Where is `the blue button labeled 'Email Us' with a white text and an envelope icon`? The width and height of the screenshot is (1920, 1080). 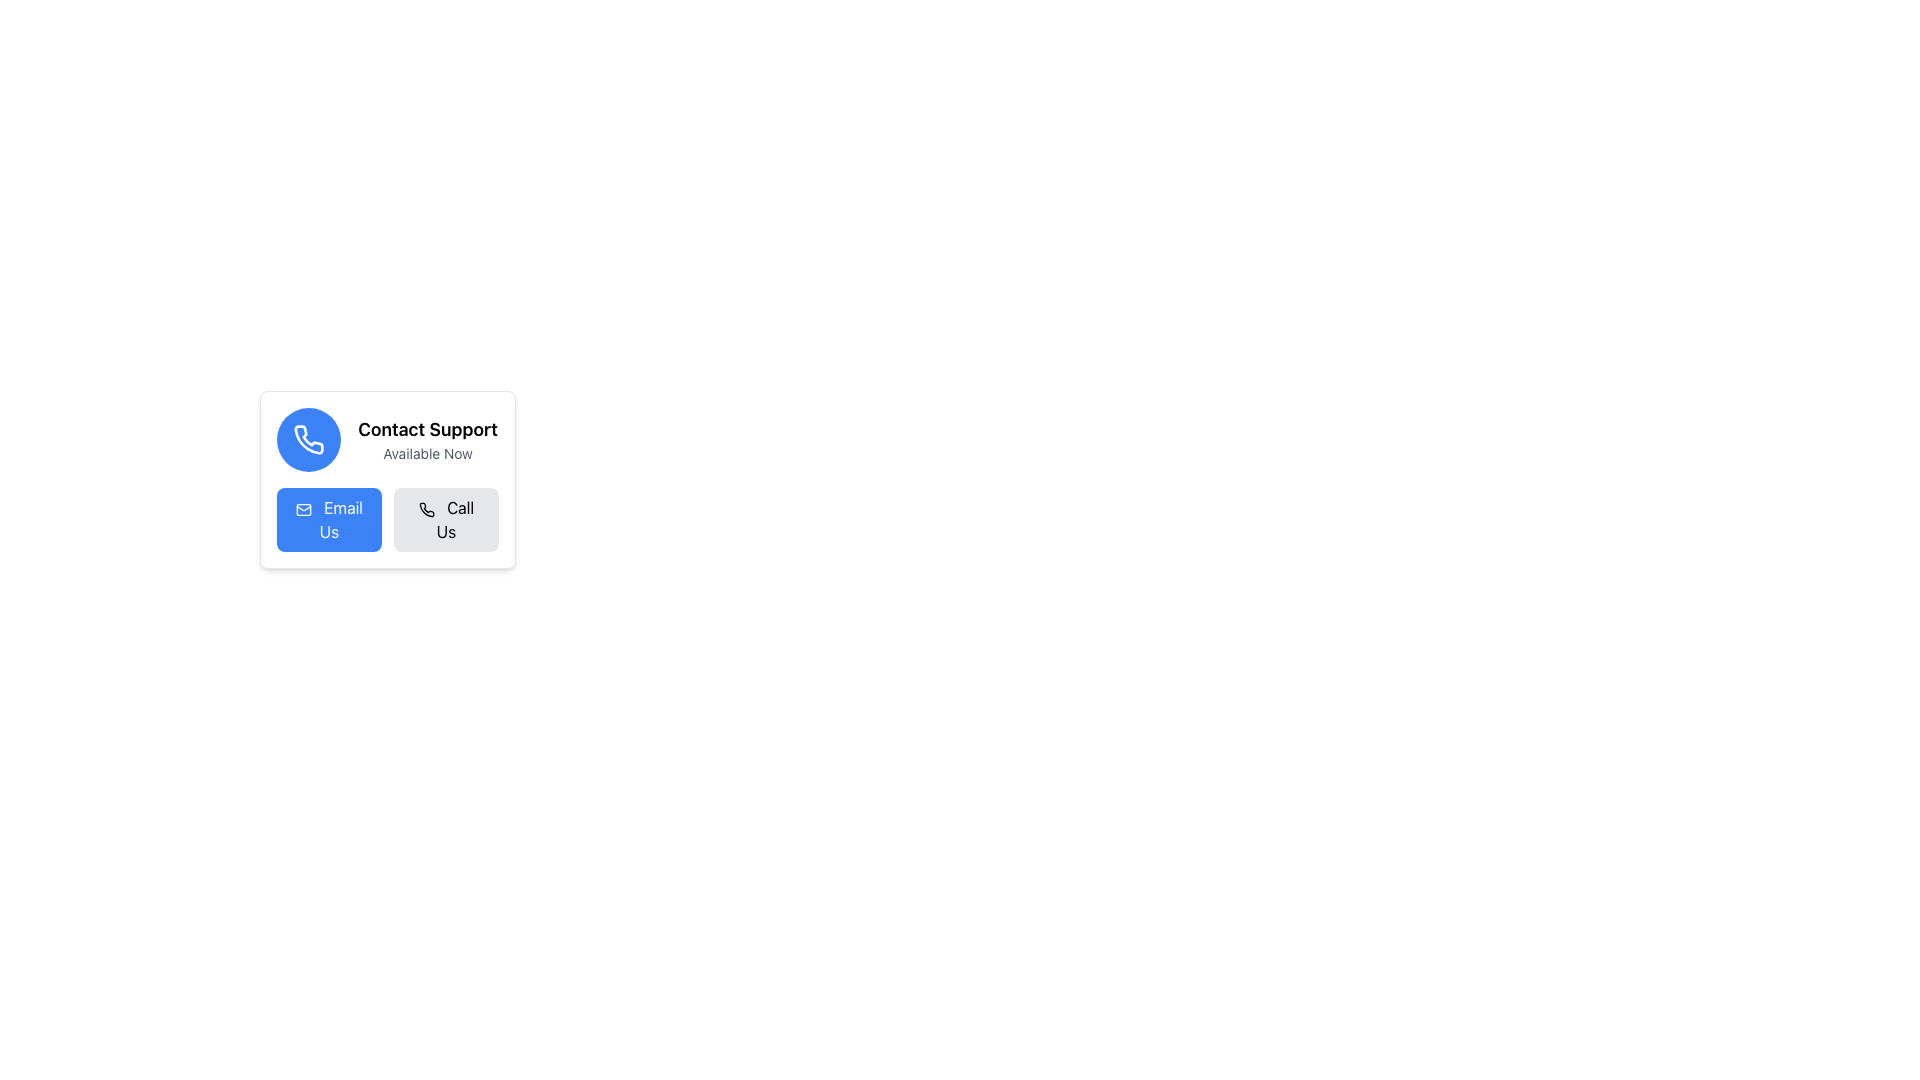
the blue button labeled 'Email Us' with a white text and an envelope icon is located at coordinates (329, 519).